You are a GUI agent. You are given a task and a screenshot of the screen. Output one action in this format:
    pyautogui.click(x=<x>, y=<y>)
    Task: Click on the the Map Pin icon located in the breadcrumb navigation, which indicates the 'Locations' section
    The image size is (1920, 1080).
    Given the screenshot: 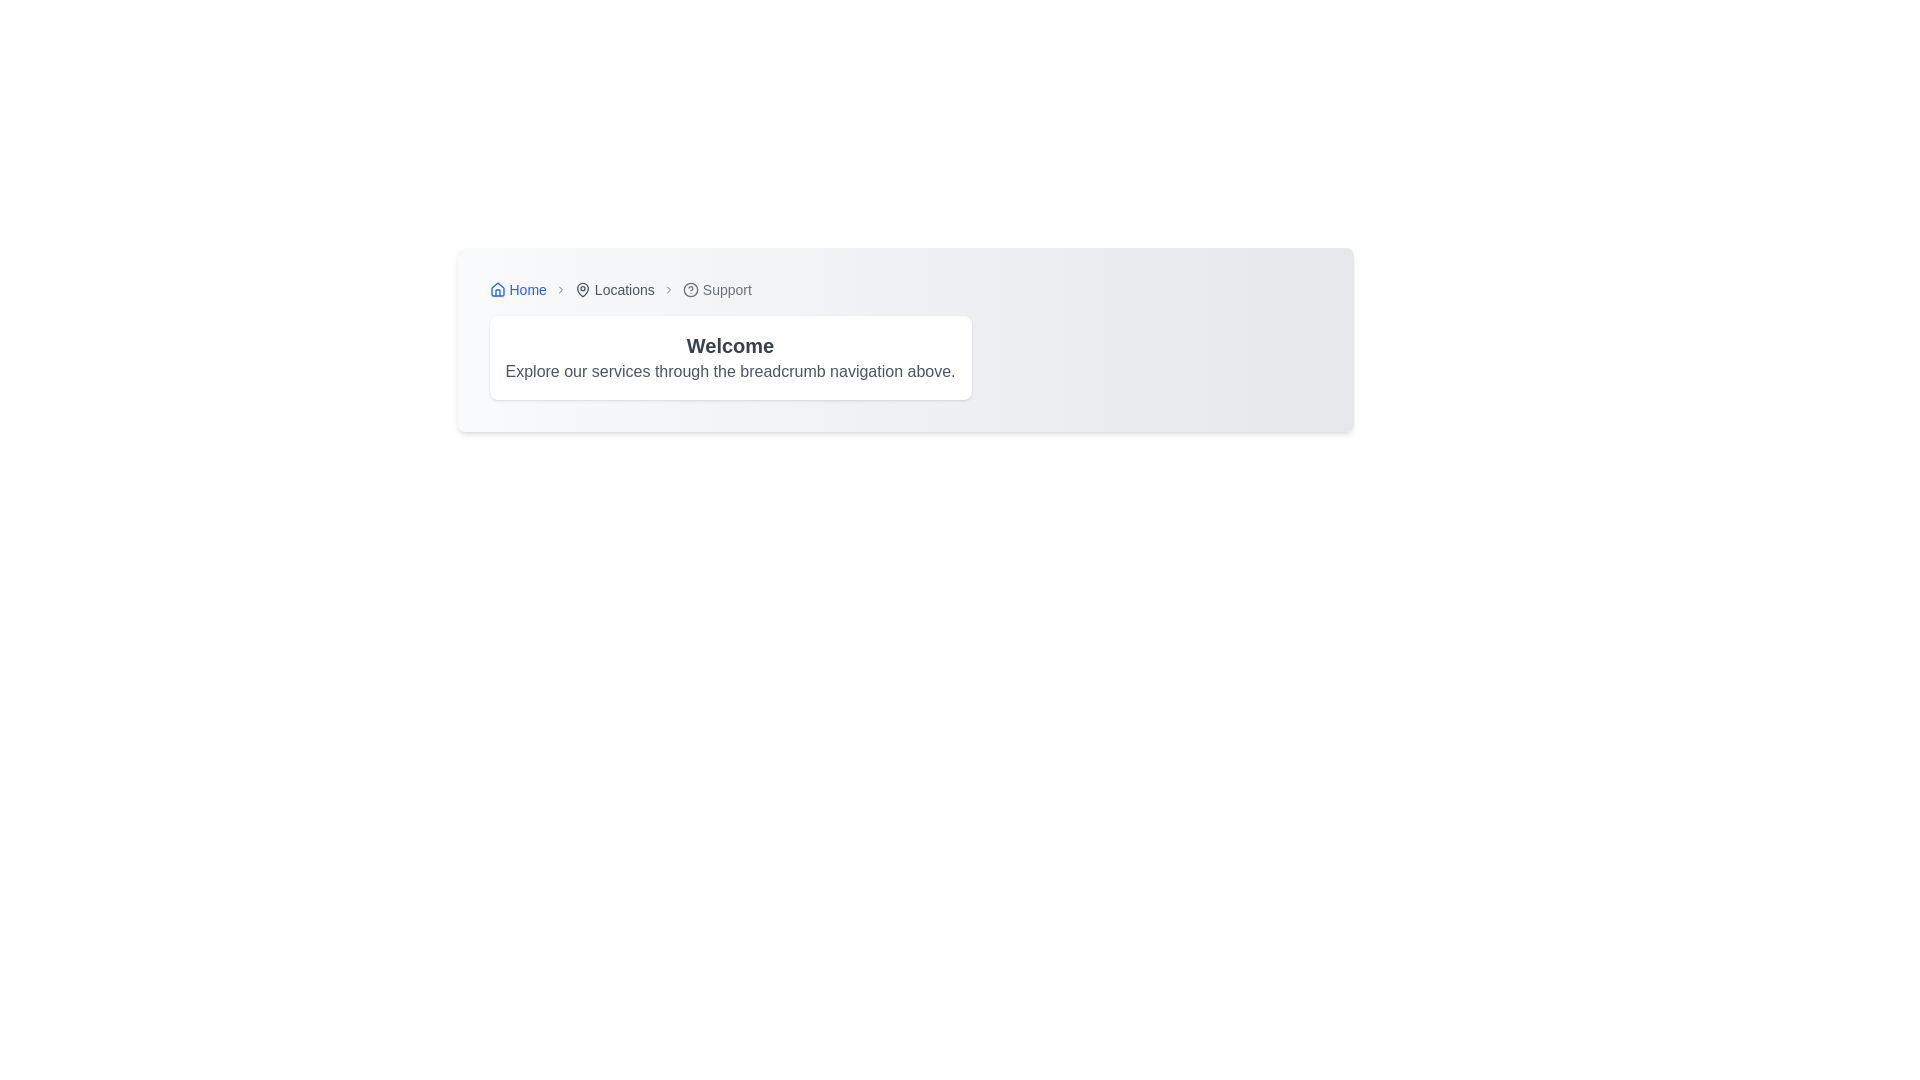 What is the action you would take?
    pyautogui.click(x=581, y=289)
    